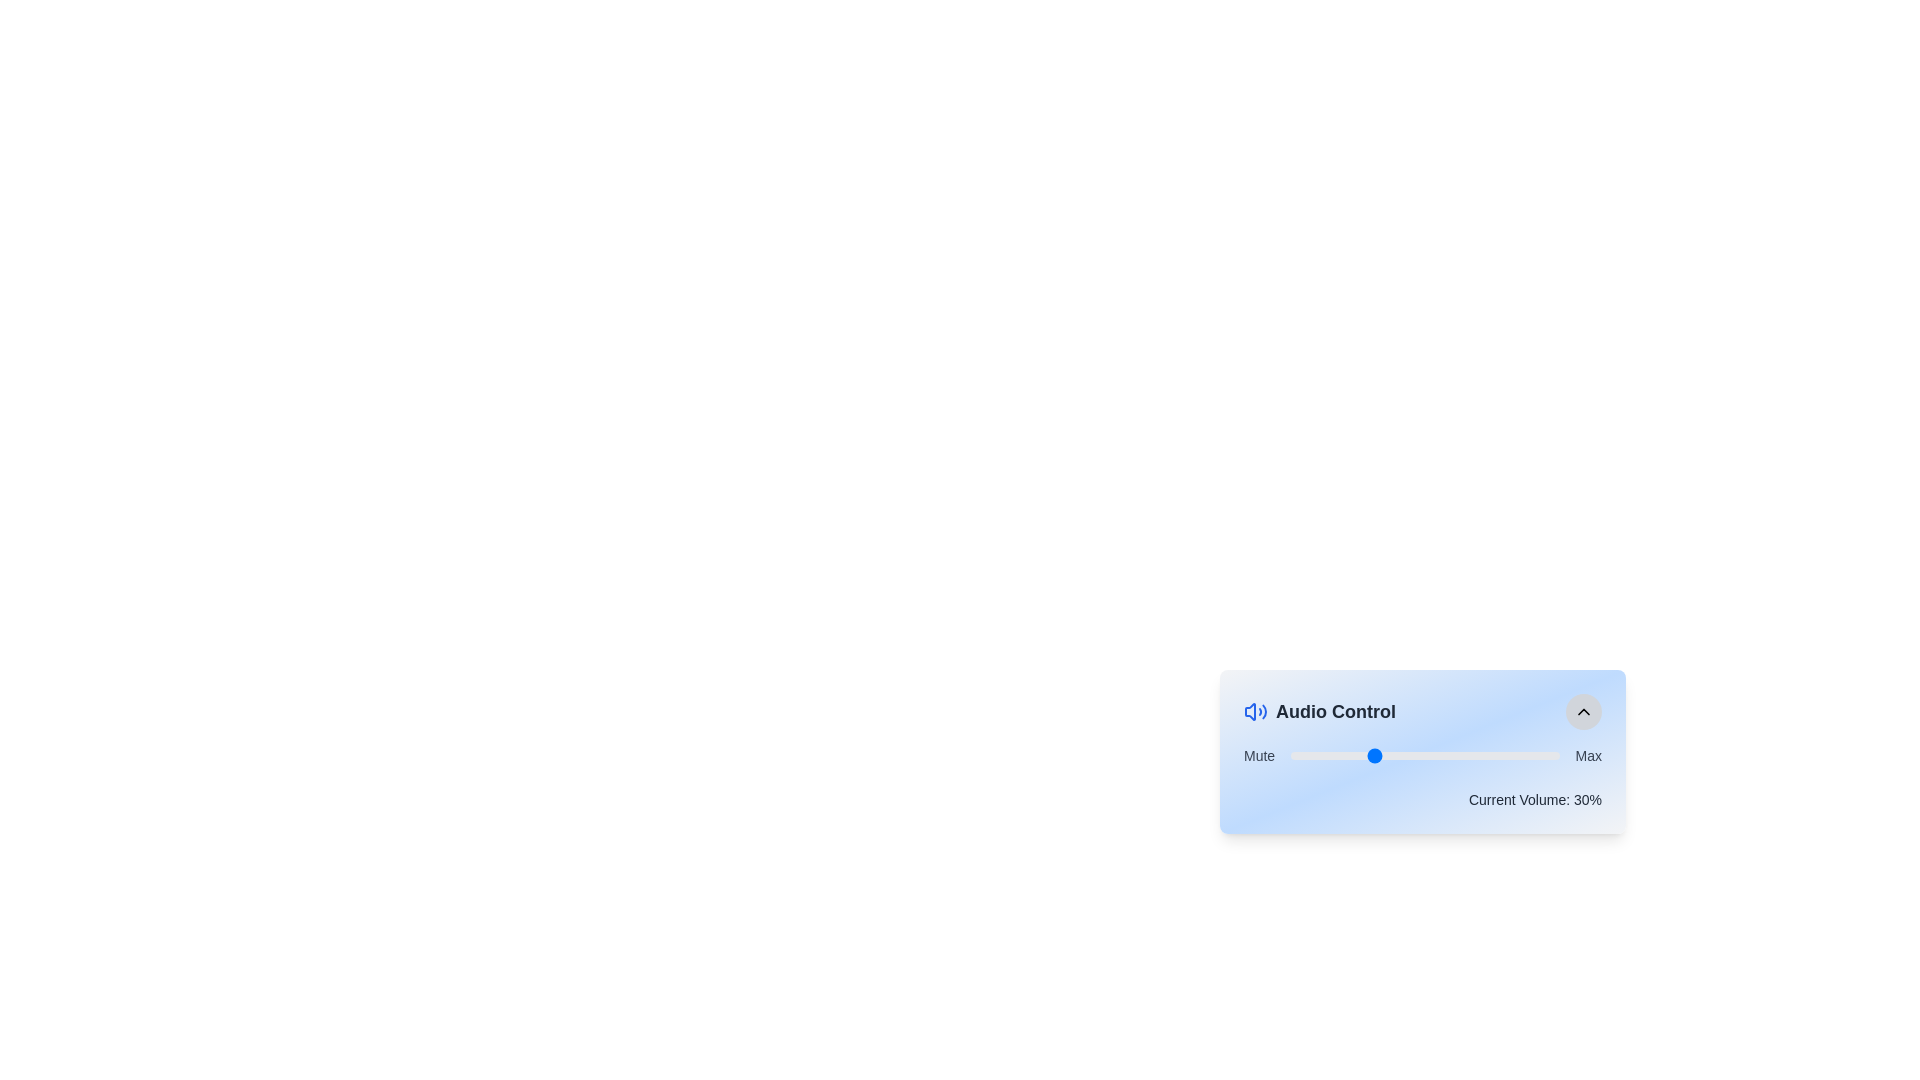 The image size is (1920, 1080). I want to click on the volume level, so click(1405, 756).